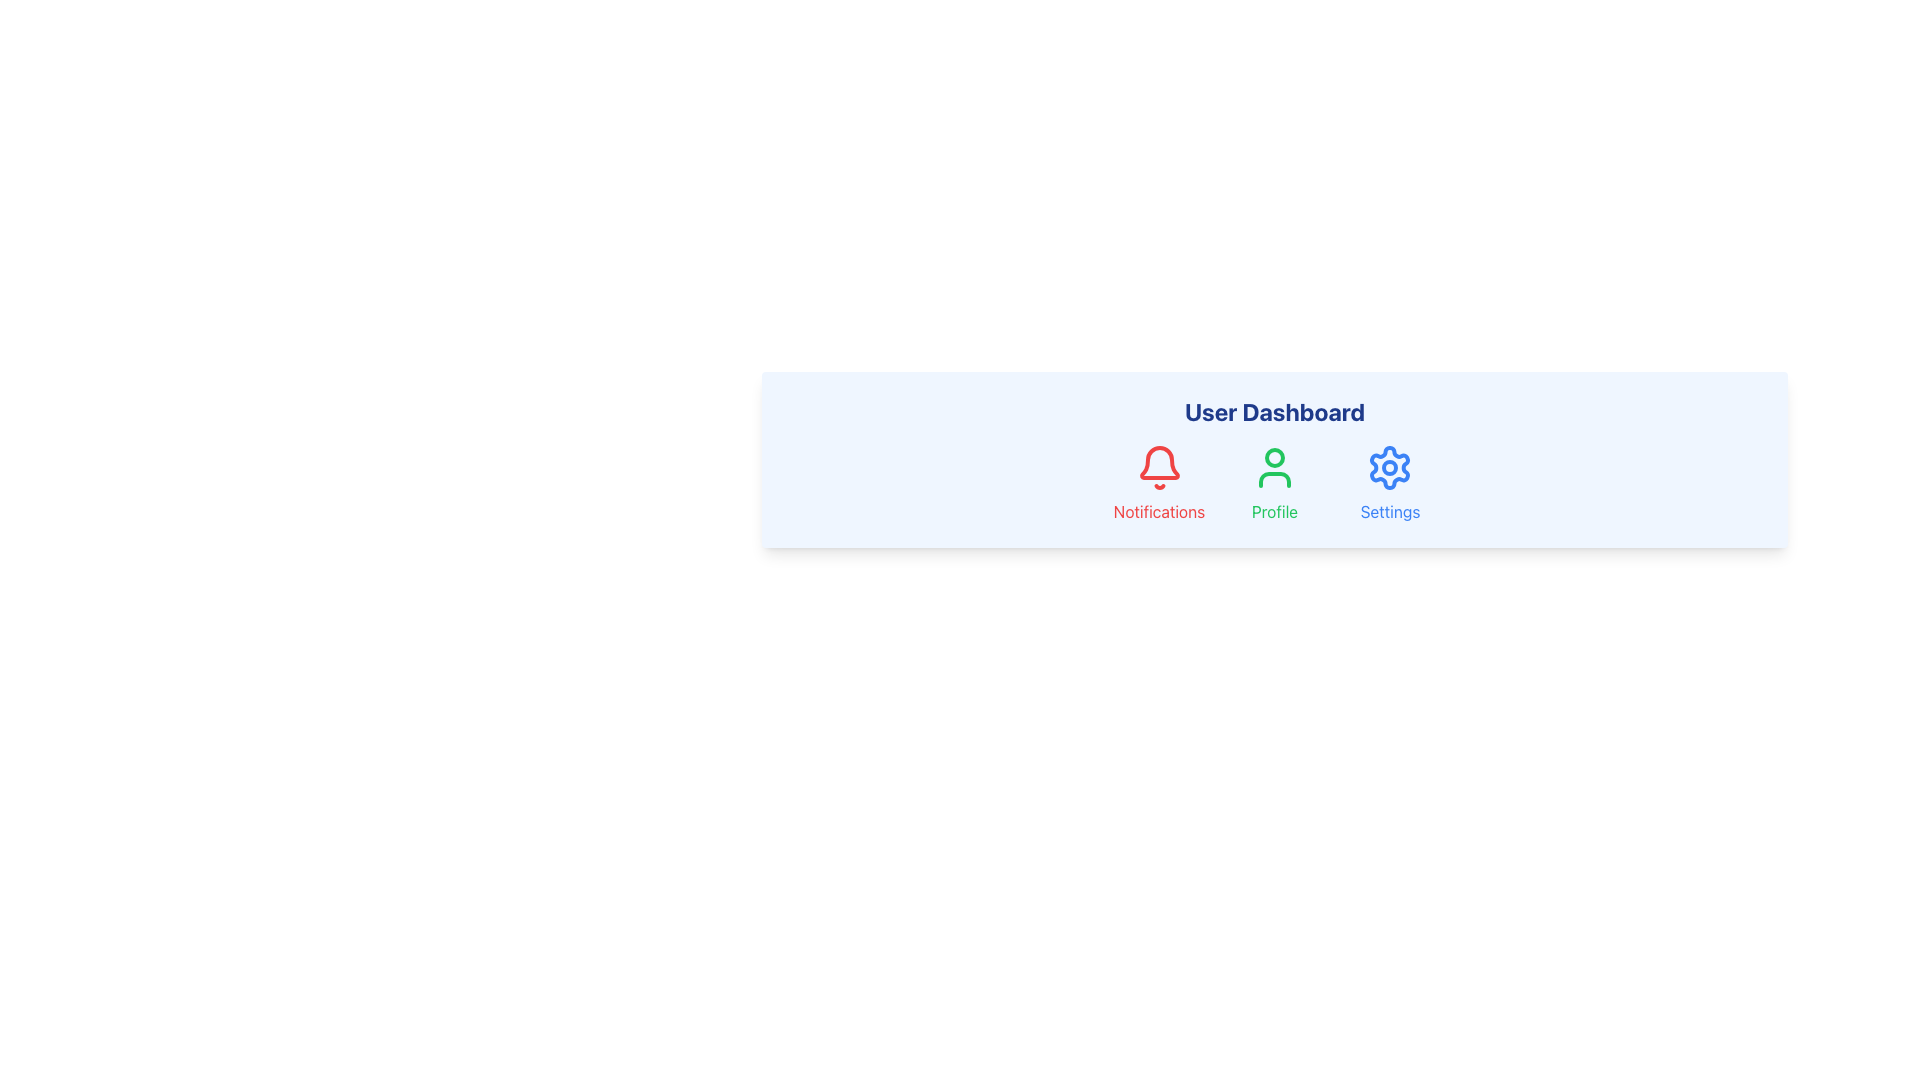  Describe the element at coordinates (1274, 458) in the screenshot. I see `the small circular shape with a border, part of the profile icon located under the text 'Profile'` at that location.